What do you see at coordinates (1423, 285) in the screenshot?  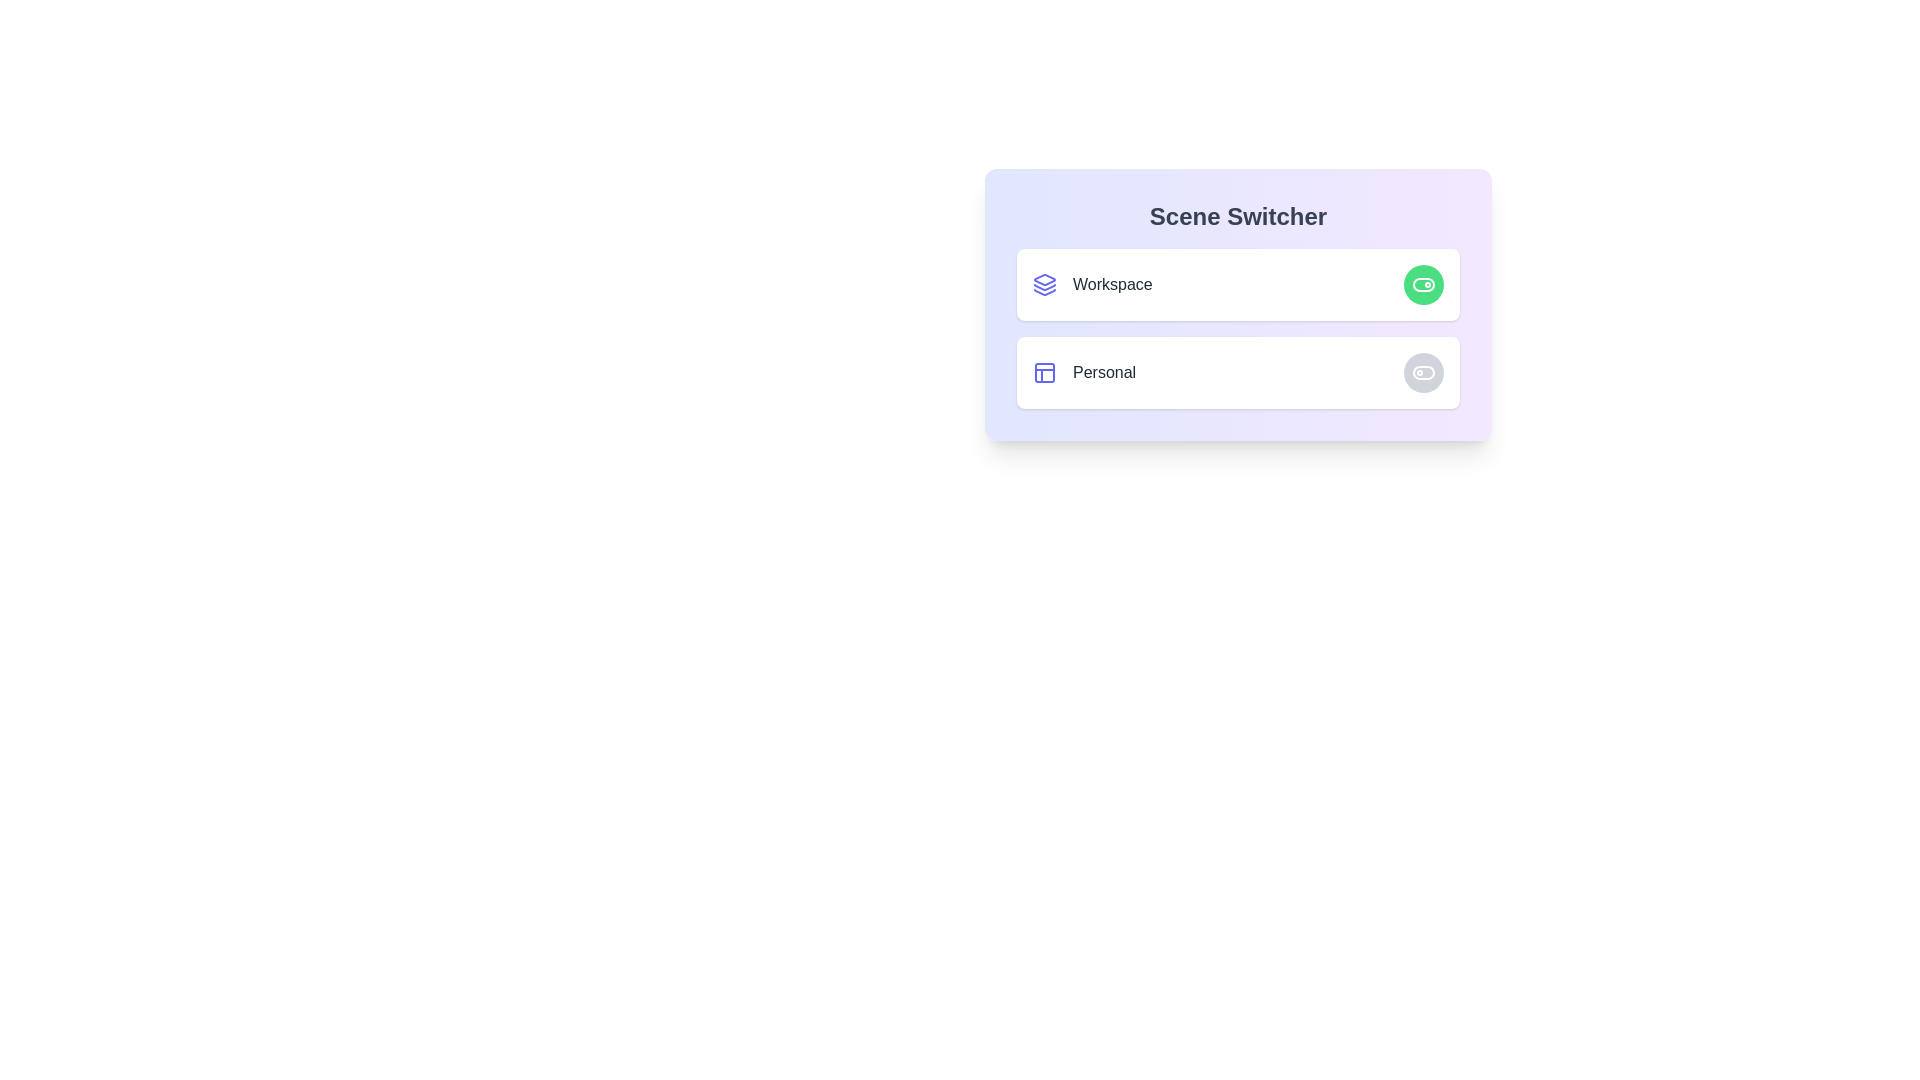 I see `the toggle button located to the right of the 'Workspace' label` at bounding box center [1423, 285].